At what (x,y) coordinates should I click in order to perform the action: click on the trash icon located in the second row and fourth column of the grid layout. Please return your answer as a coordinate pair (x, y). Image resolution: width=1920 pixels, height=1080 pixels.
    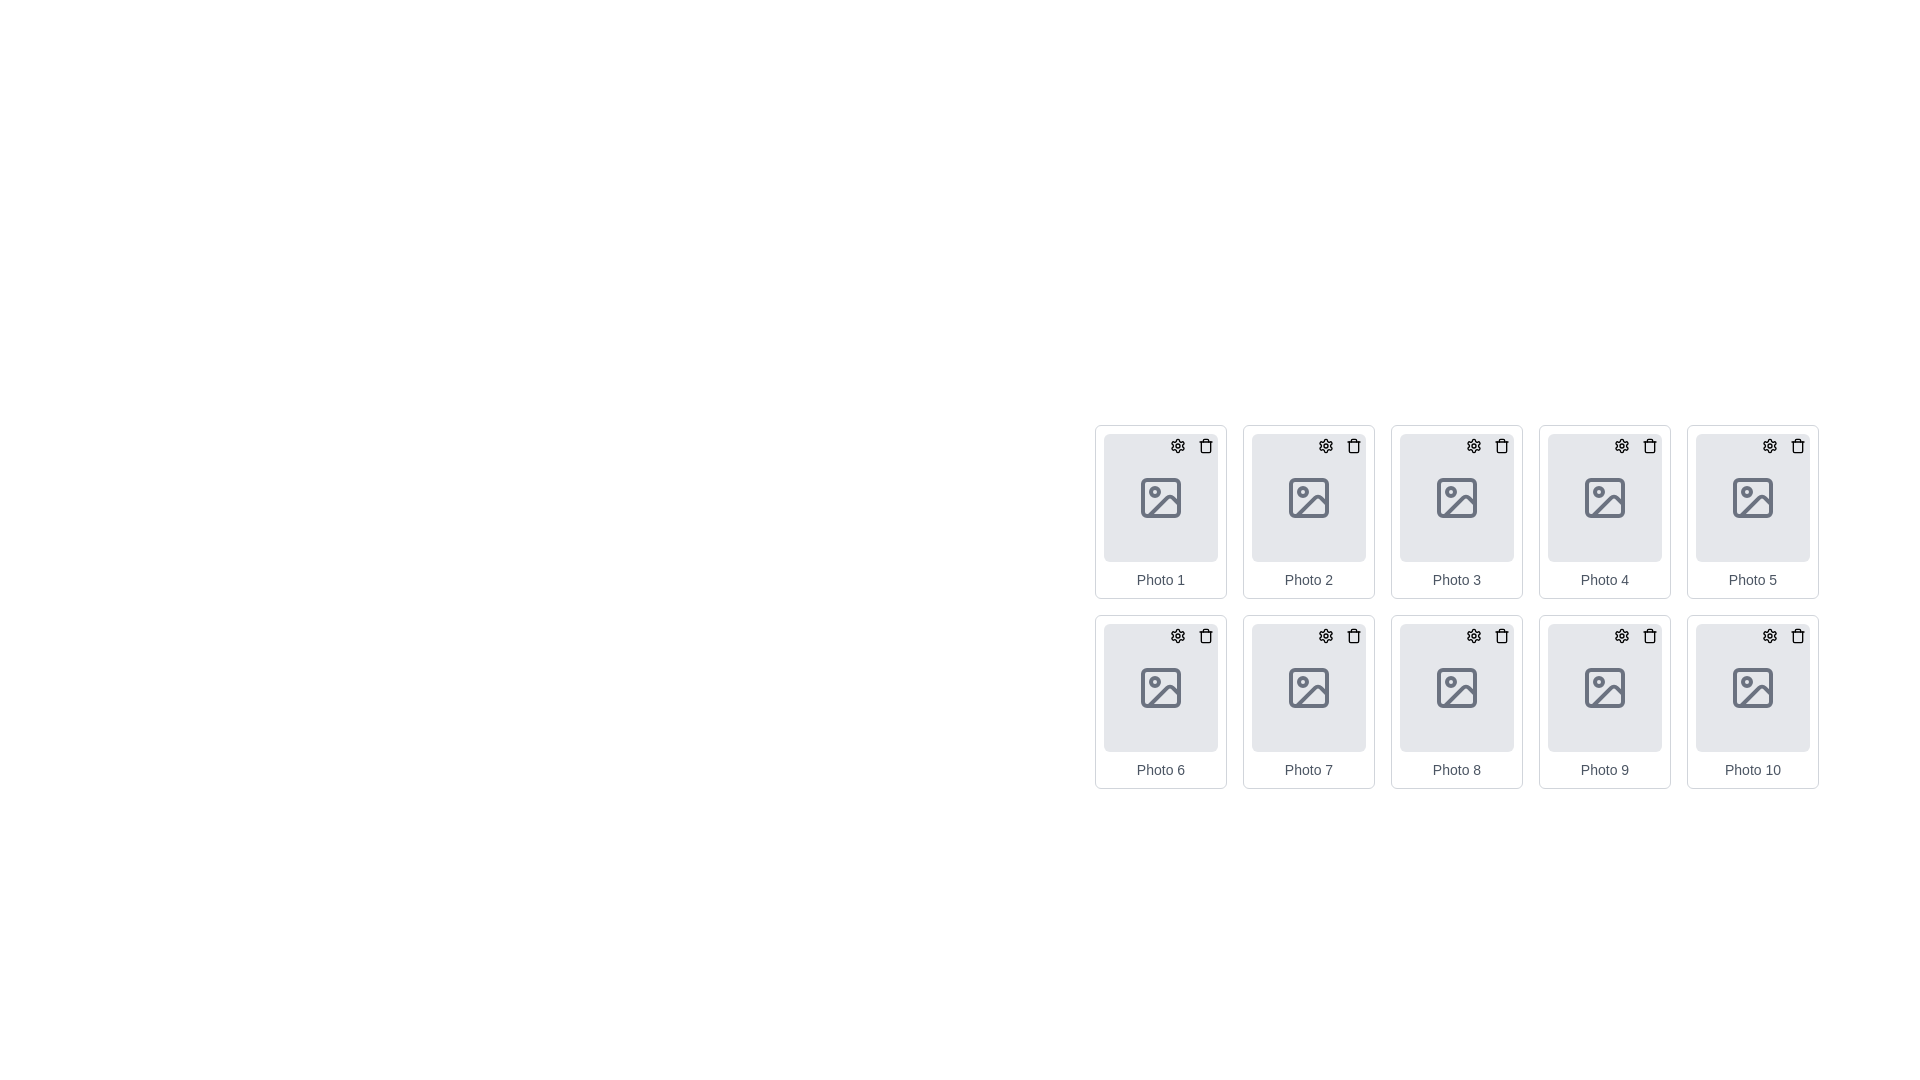
    Looking at the image, I should click on (1650, 446).